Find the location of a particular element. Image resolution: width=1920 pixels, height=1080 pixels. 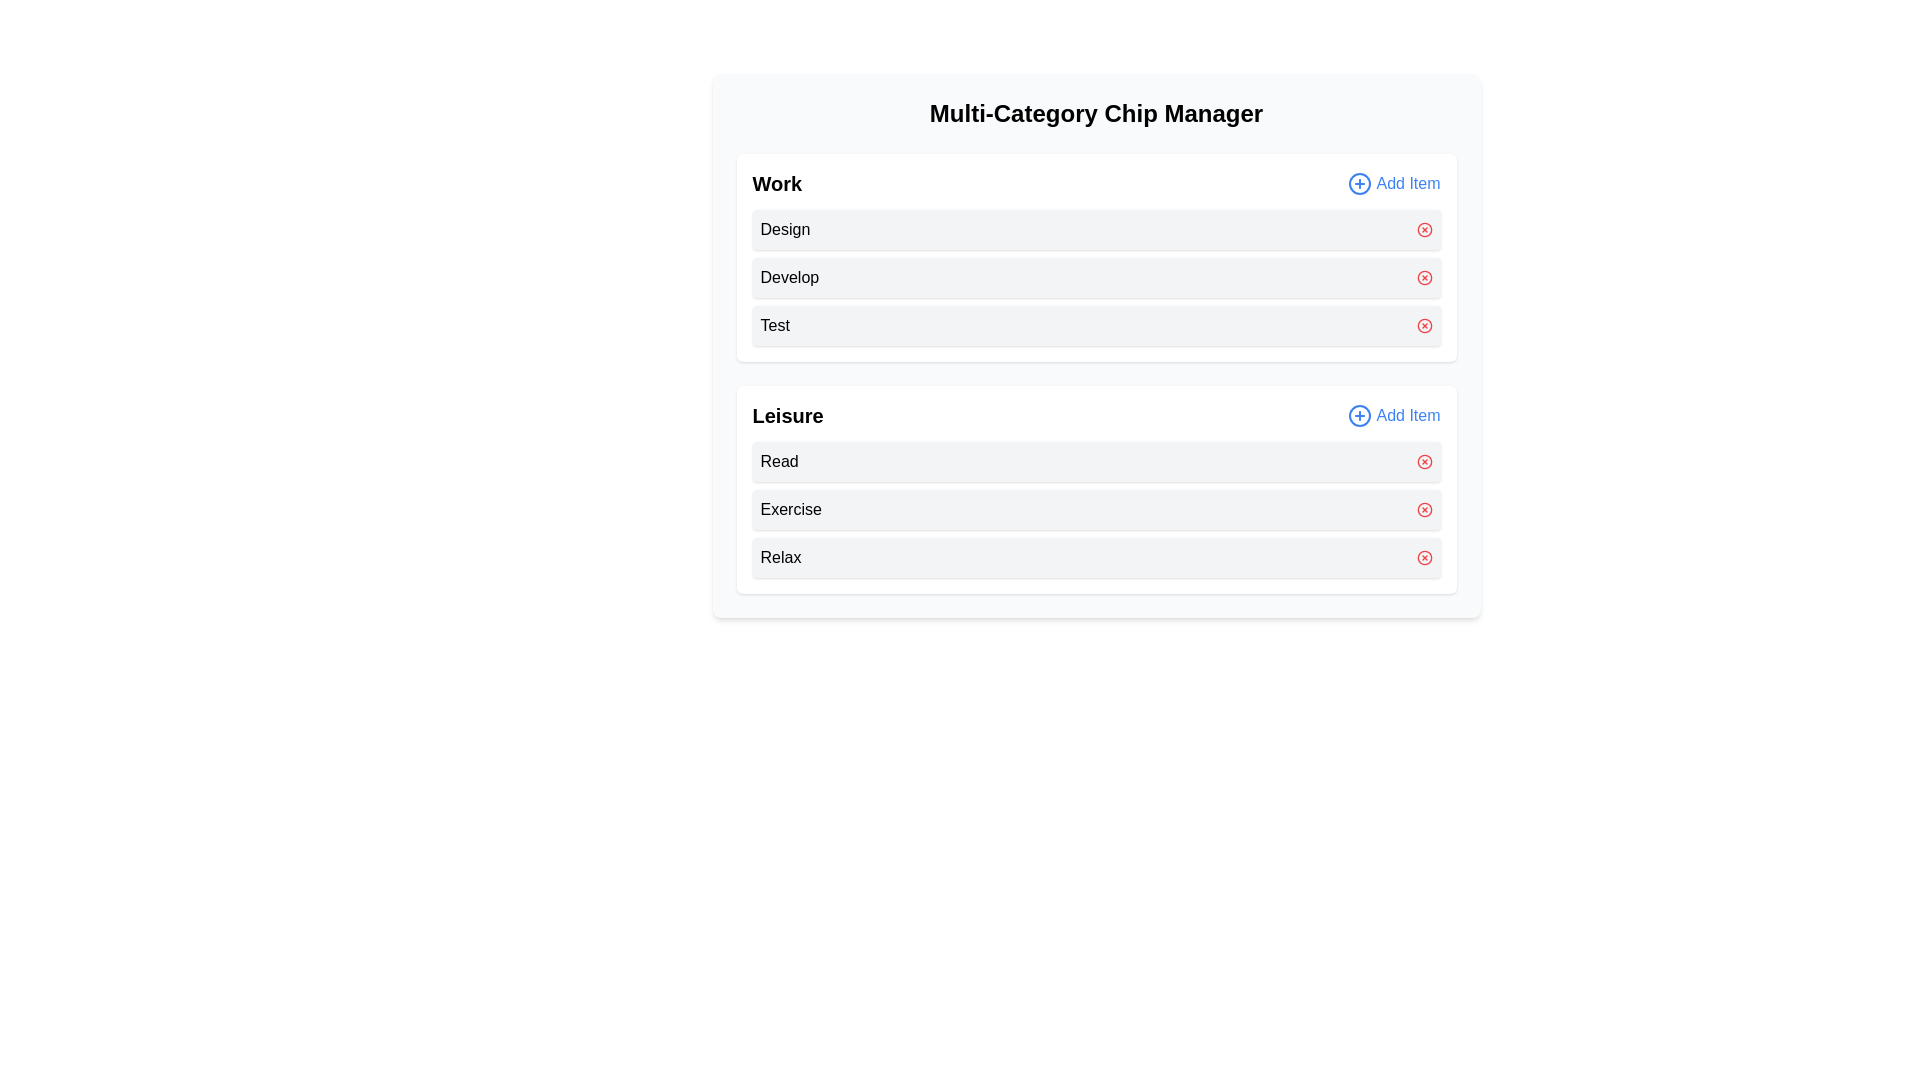

the 'Add Item' button for the Work category is located at coordinates (1392, 184).